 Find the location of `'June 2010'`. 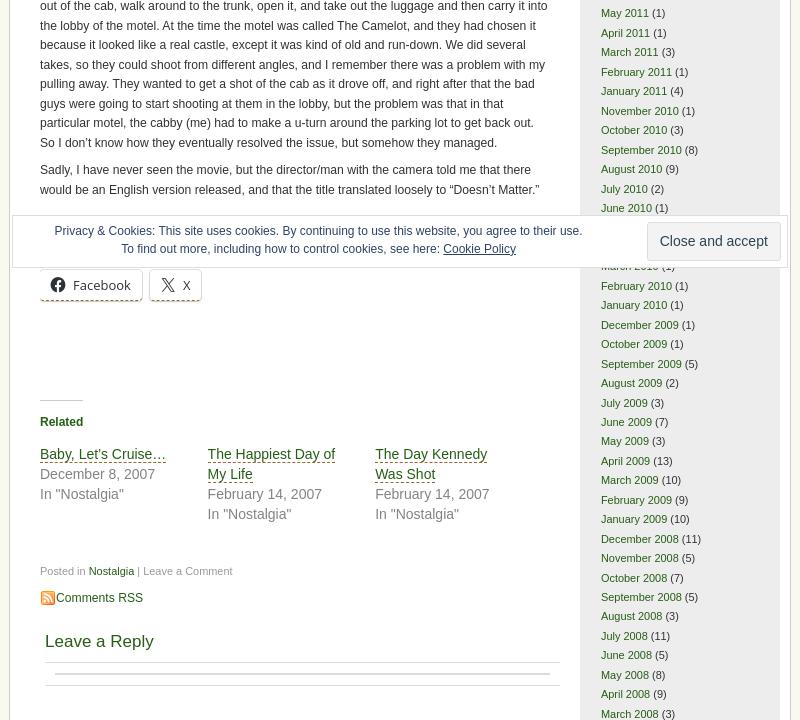

'June 2010' is located at coordinates (626, 206).